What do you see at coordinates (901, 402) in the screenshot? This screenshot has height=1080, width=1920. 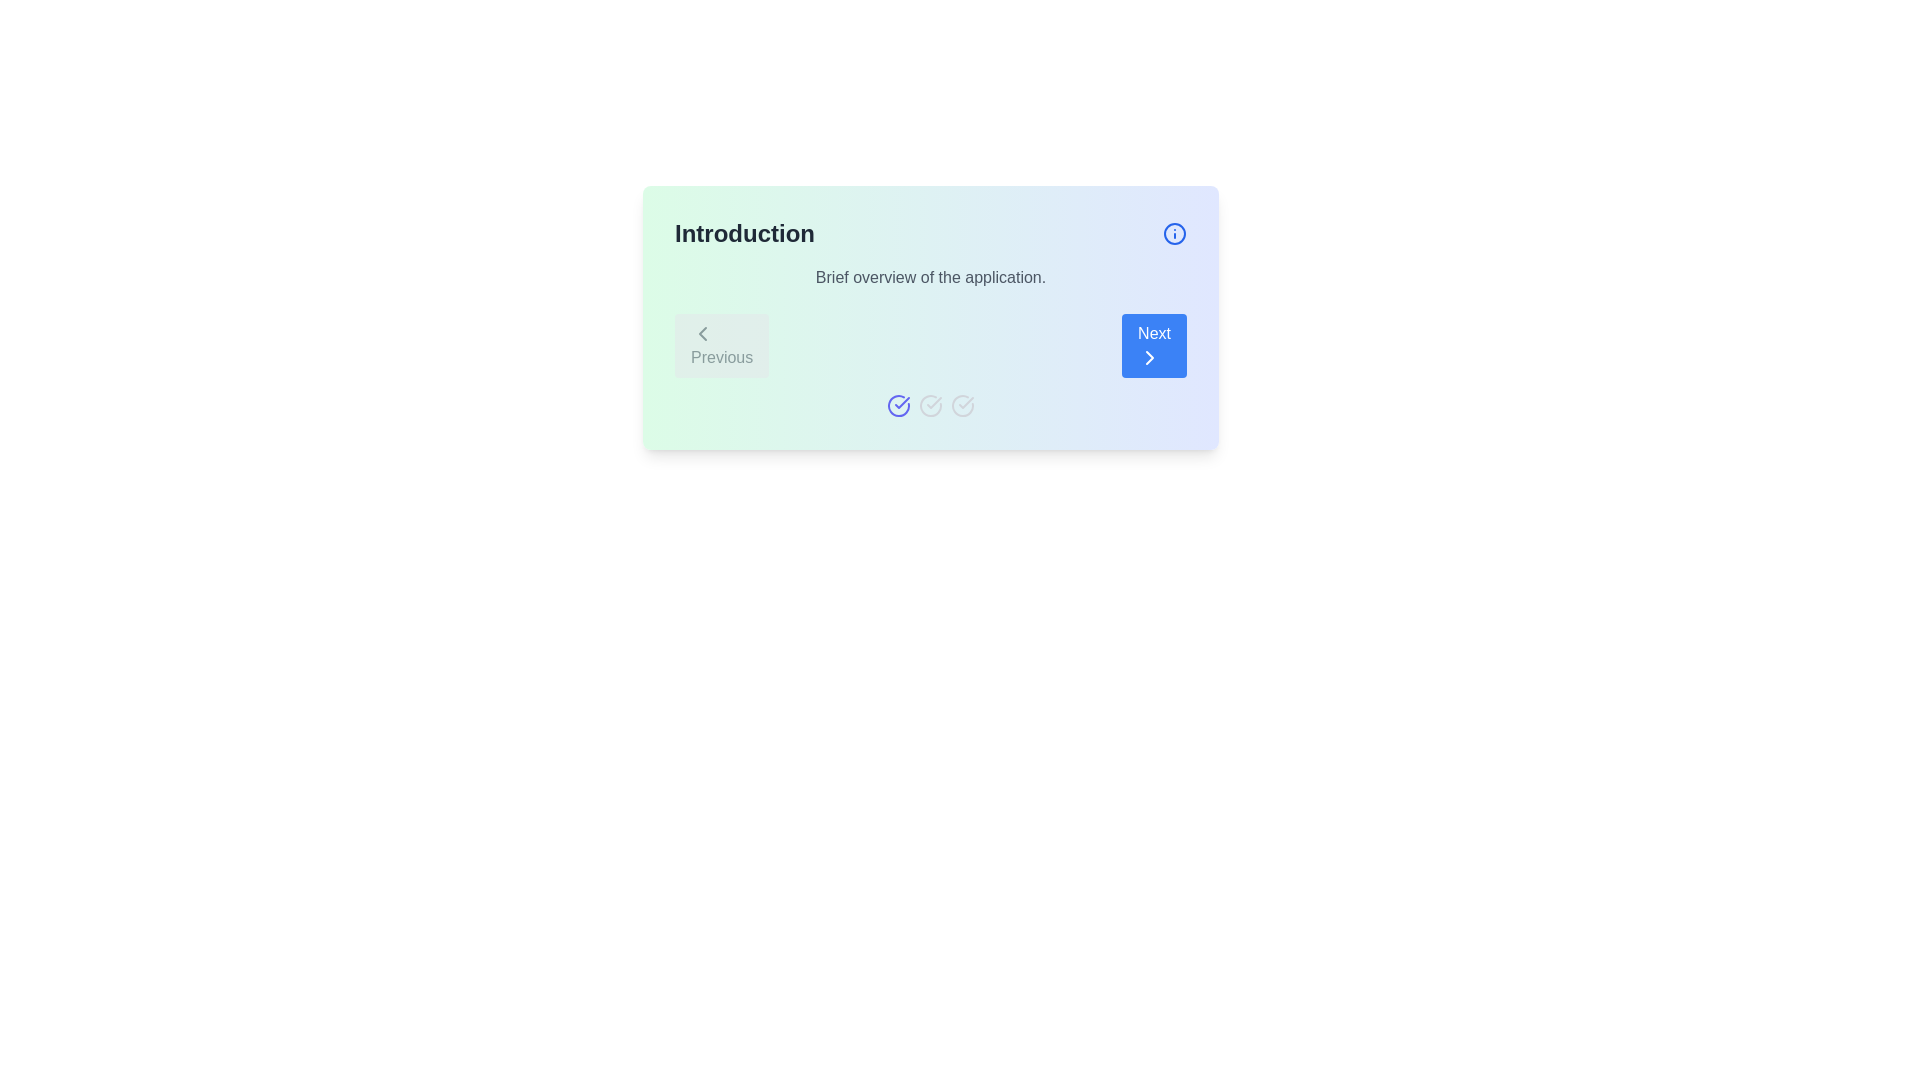 I see `the visual state of the checkmark within the circular indigo icon, which indicates successful completion or selection` at bounding box center [901, 402].